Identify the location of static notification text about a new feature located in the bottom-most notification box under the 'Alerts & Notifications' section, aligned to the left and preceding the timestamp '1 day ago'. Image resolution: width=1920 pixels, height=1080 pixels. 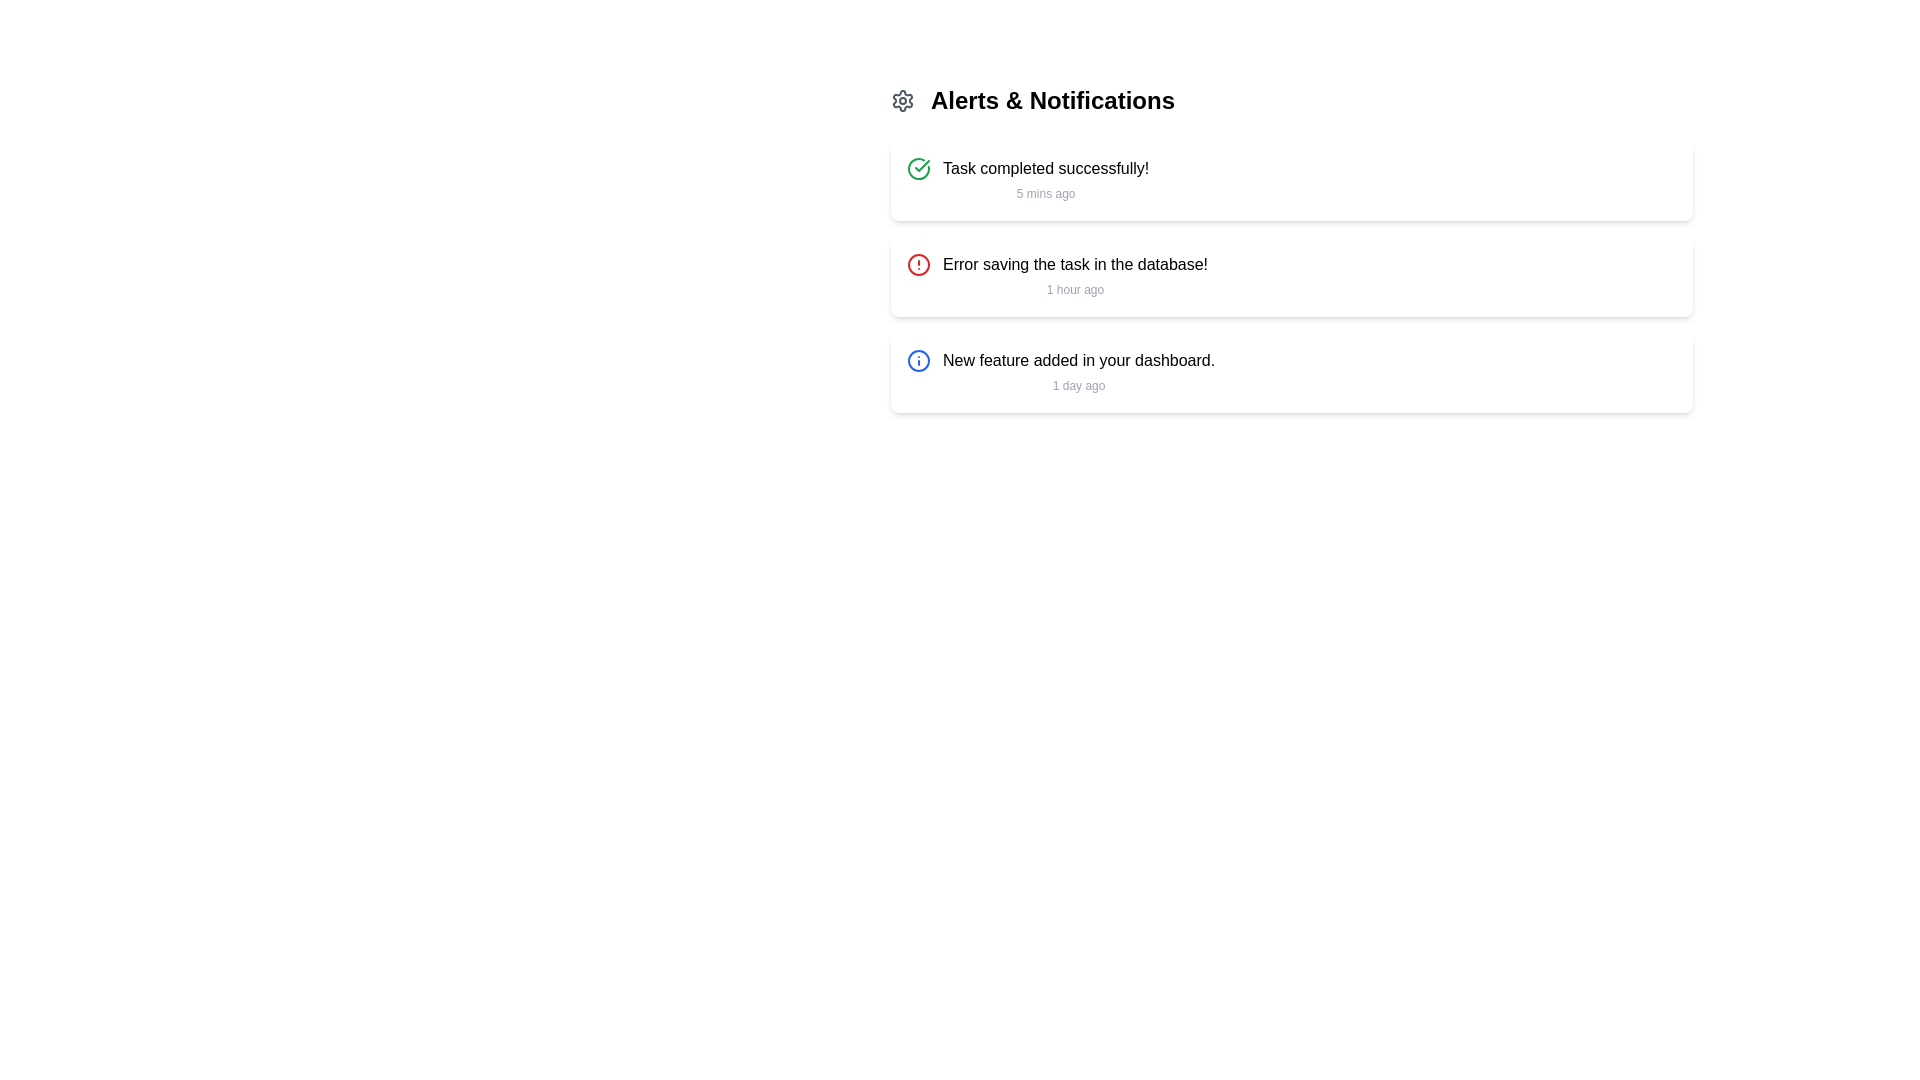
(1078, 361).